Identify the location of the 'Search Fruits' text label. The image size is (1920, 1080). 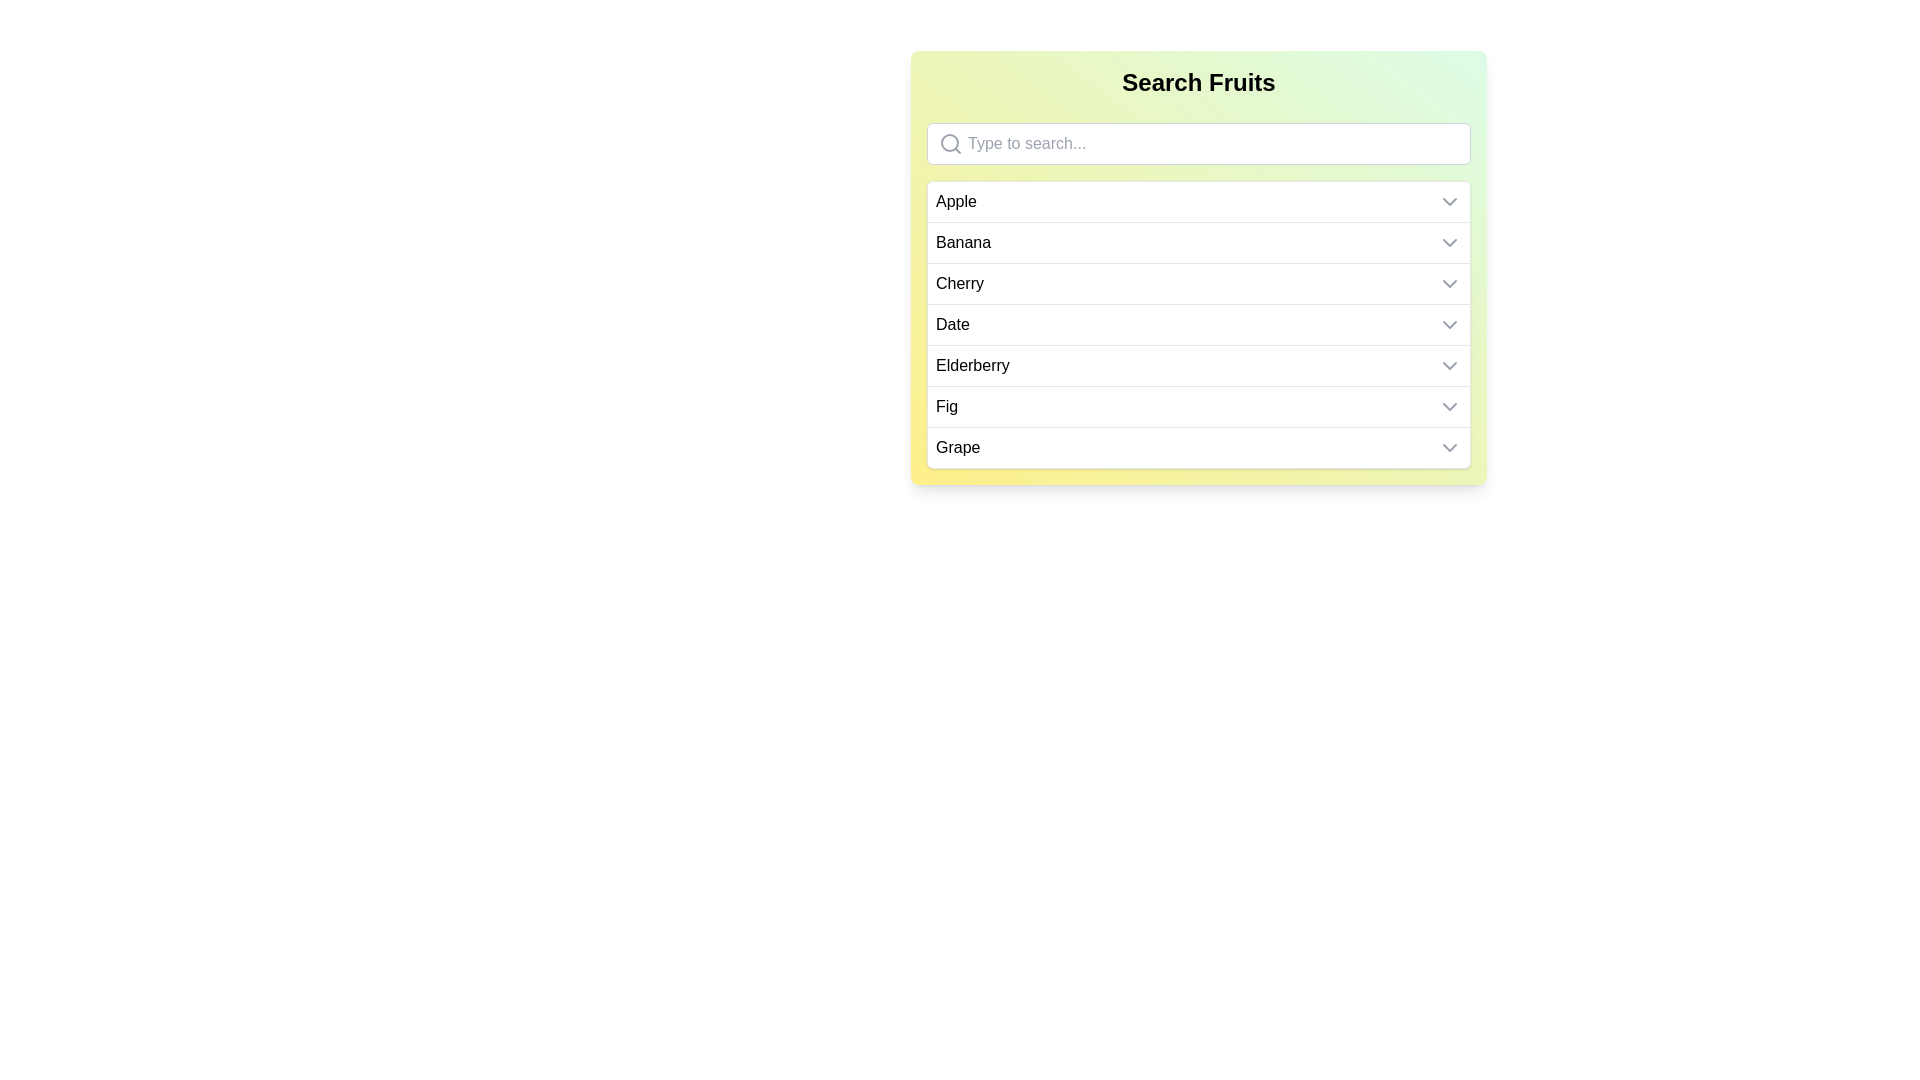
(1199, 82).